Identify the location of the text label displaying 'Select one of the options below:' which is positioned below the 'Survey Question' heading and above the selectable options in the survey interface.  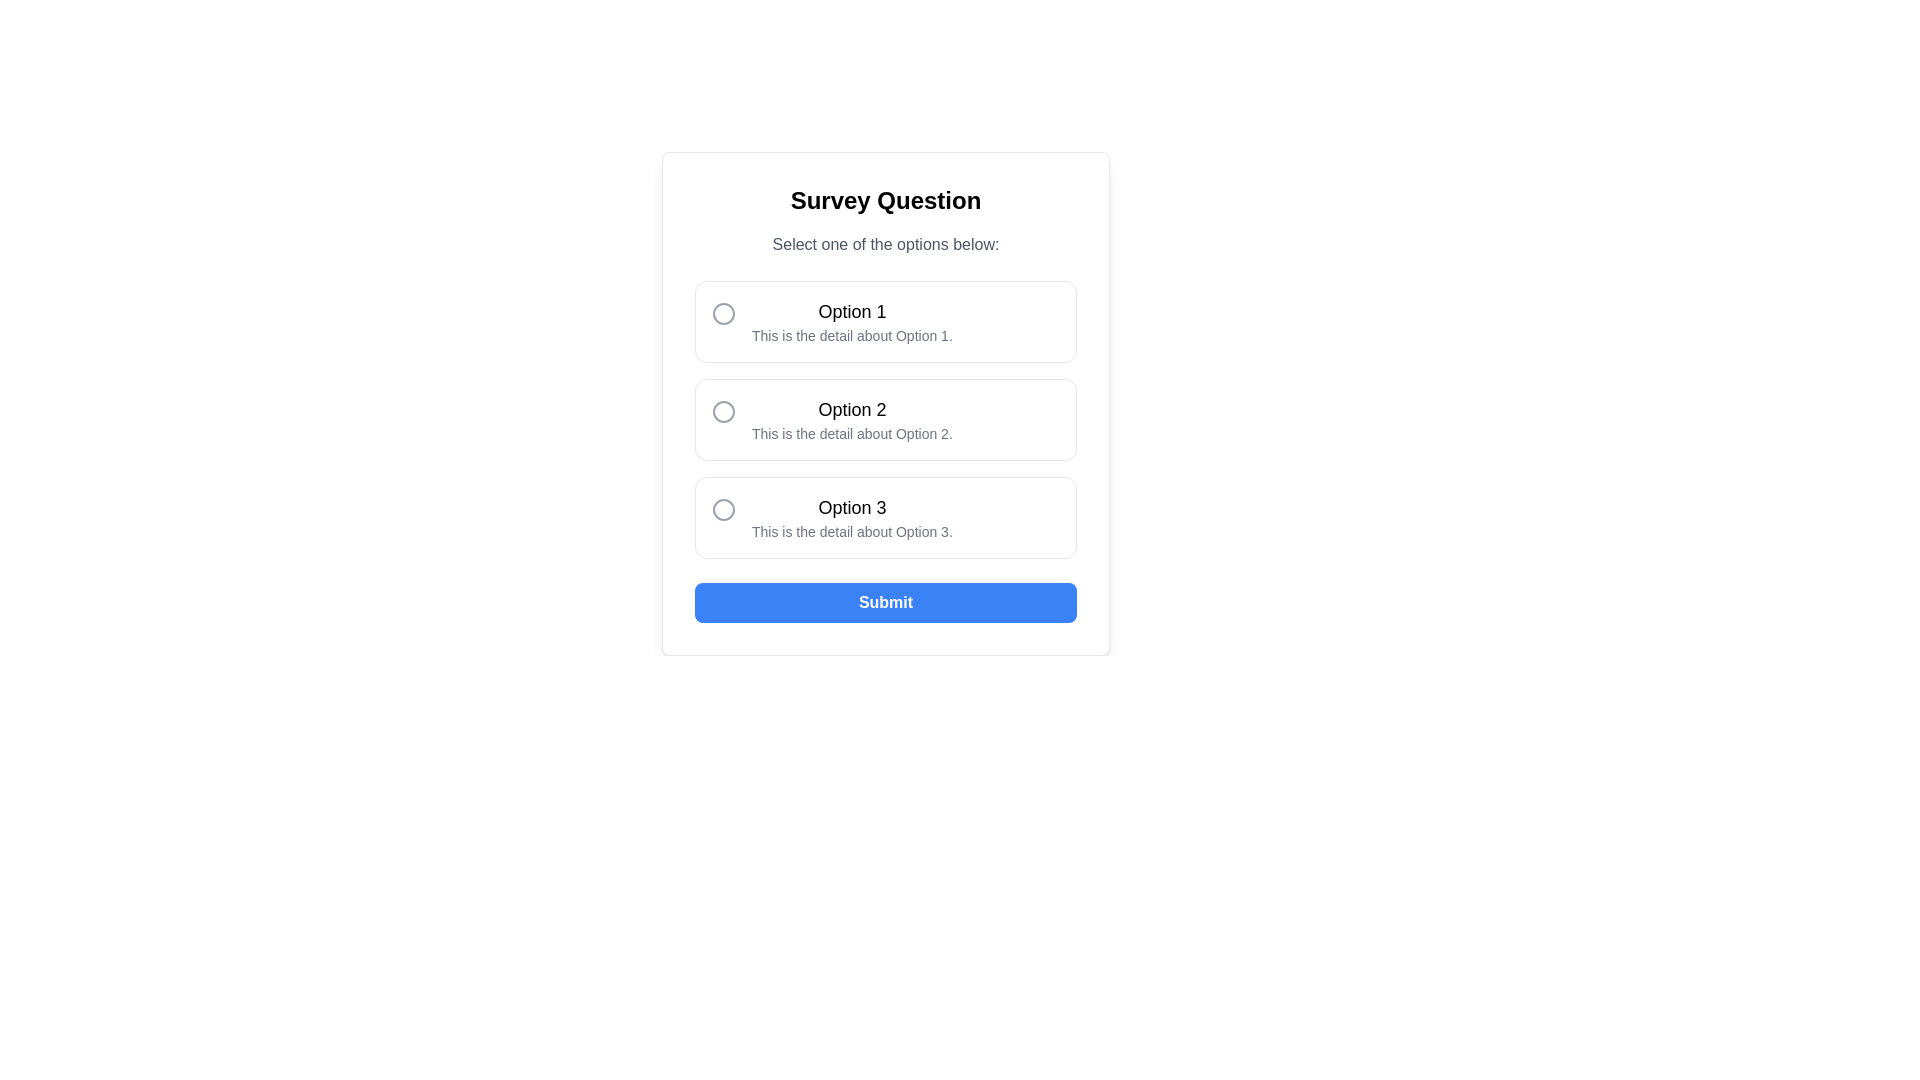
(885, 244).